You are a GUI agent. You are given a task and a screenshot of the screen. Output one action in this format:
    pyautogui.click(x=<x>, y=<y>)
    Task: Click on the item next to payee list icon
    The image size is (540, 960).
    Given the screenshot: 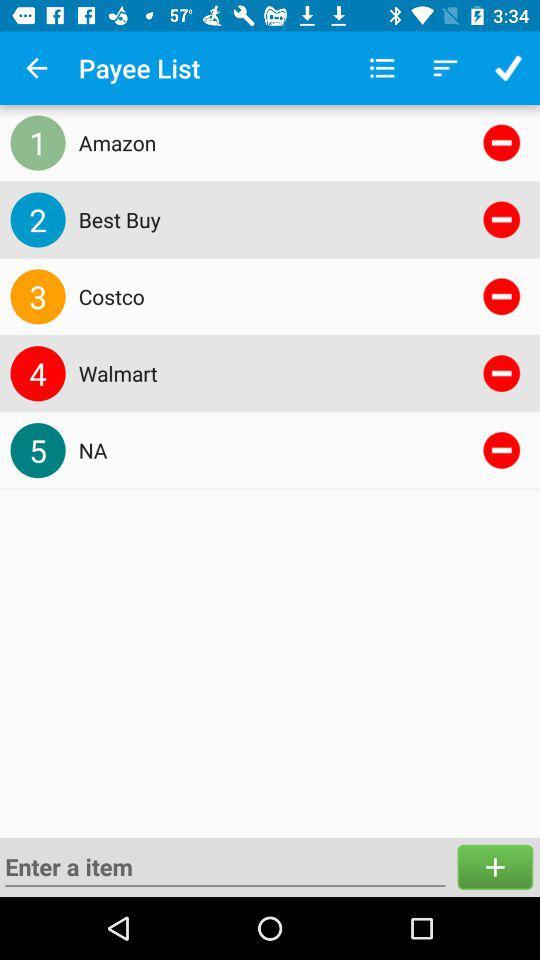 What is the action you would take?
    pyautogui.click(x=382, y=68)
    